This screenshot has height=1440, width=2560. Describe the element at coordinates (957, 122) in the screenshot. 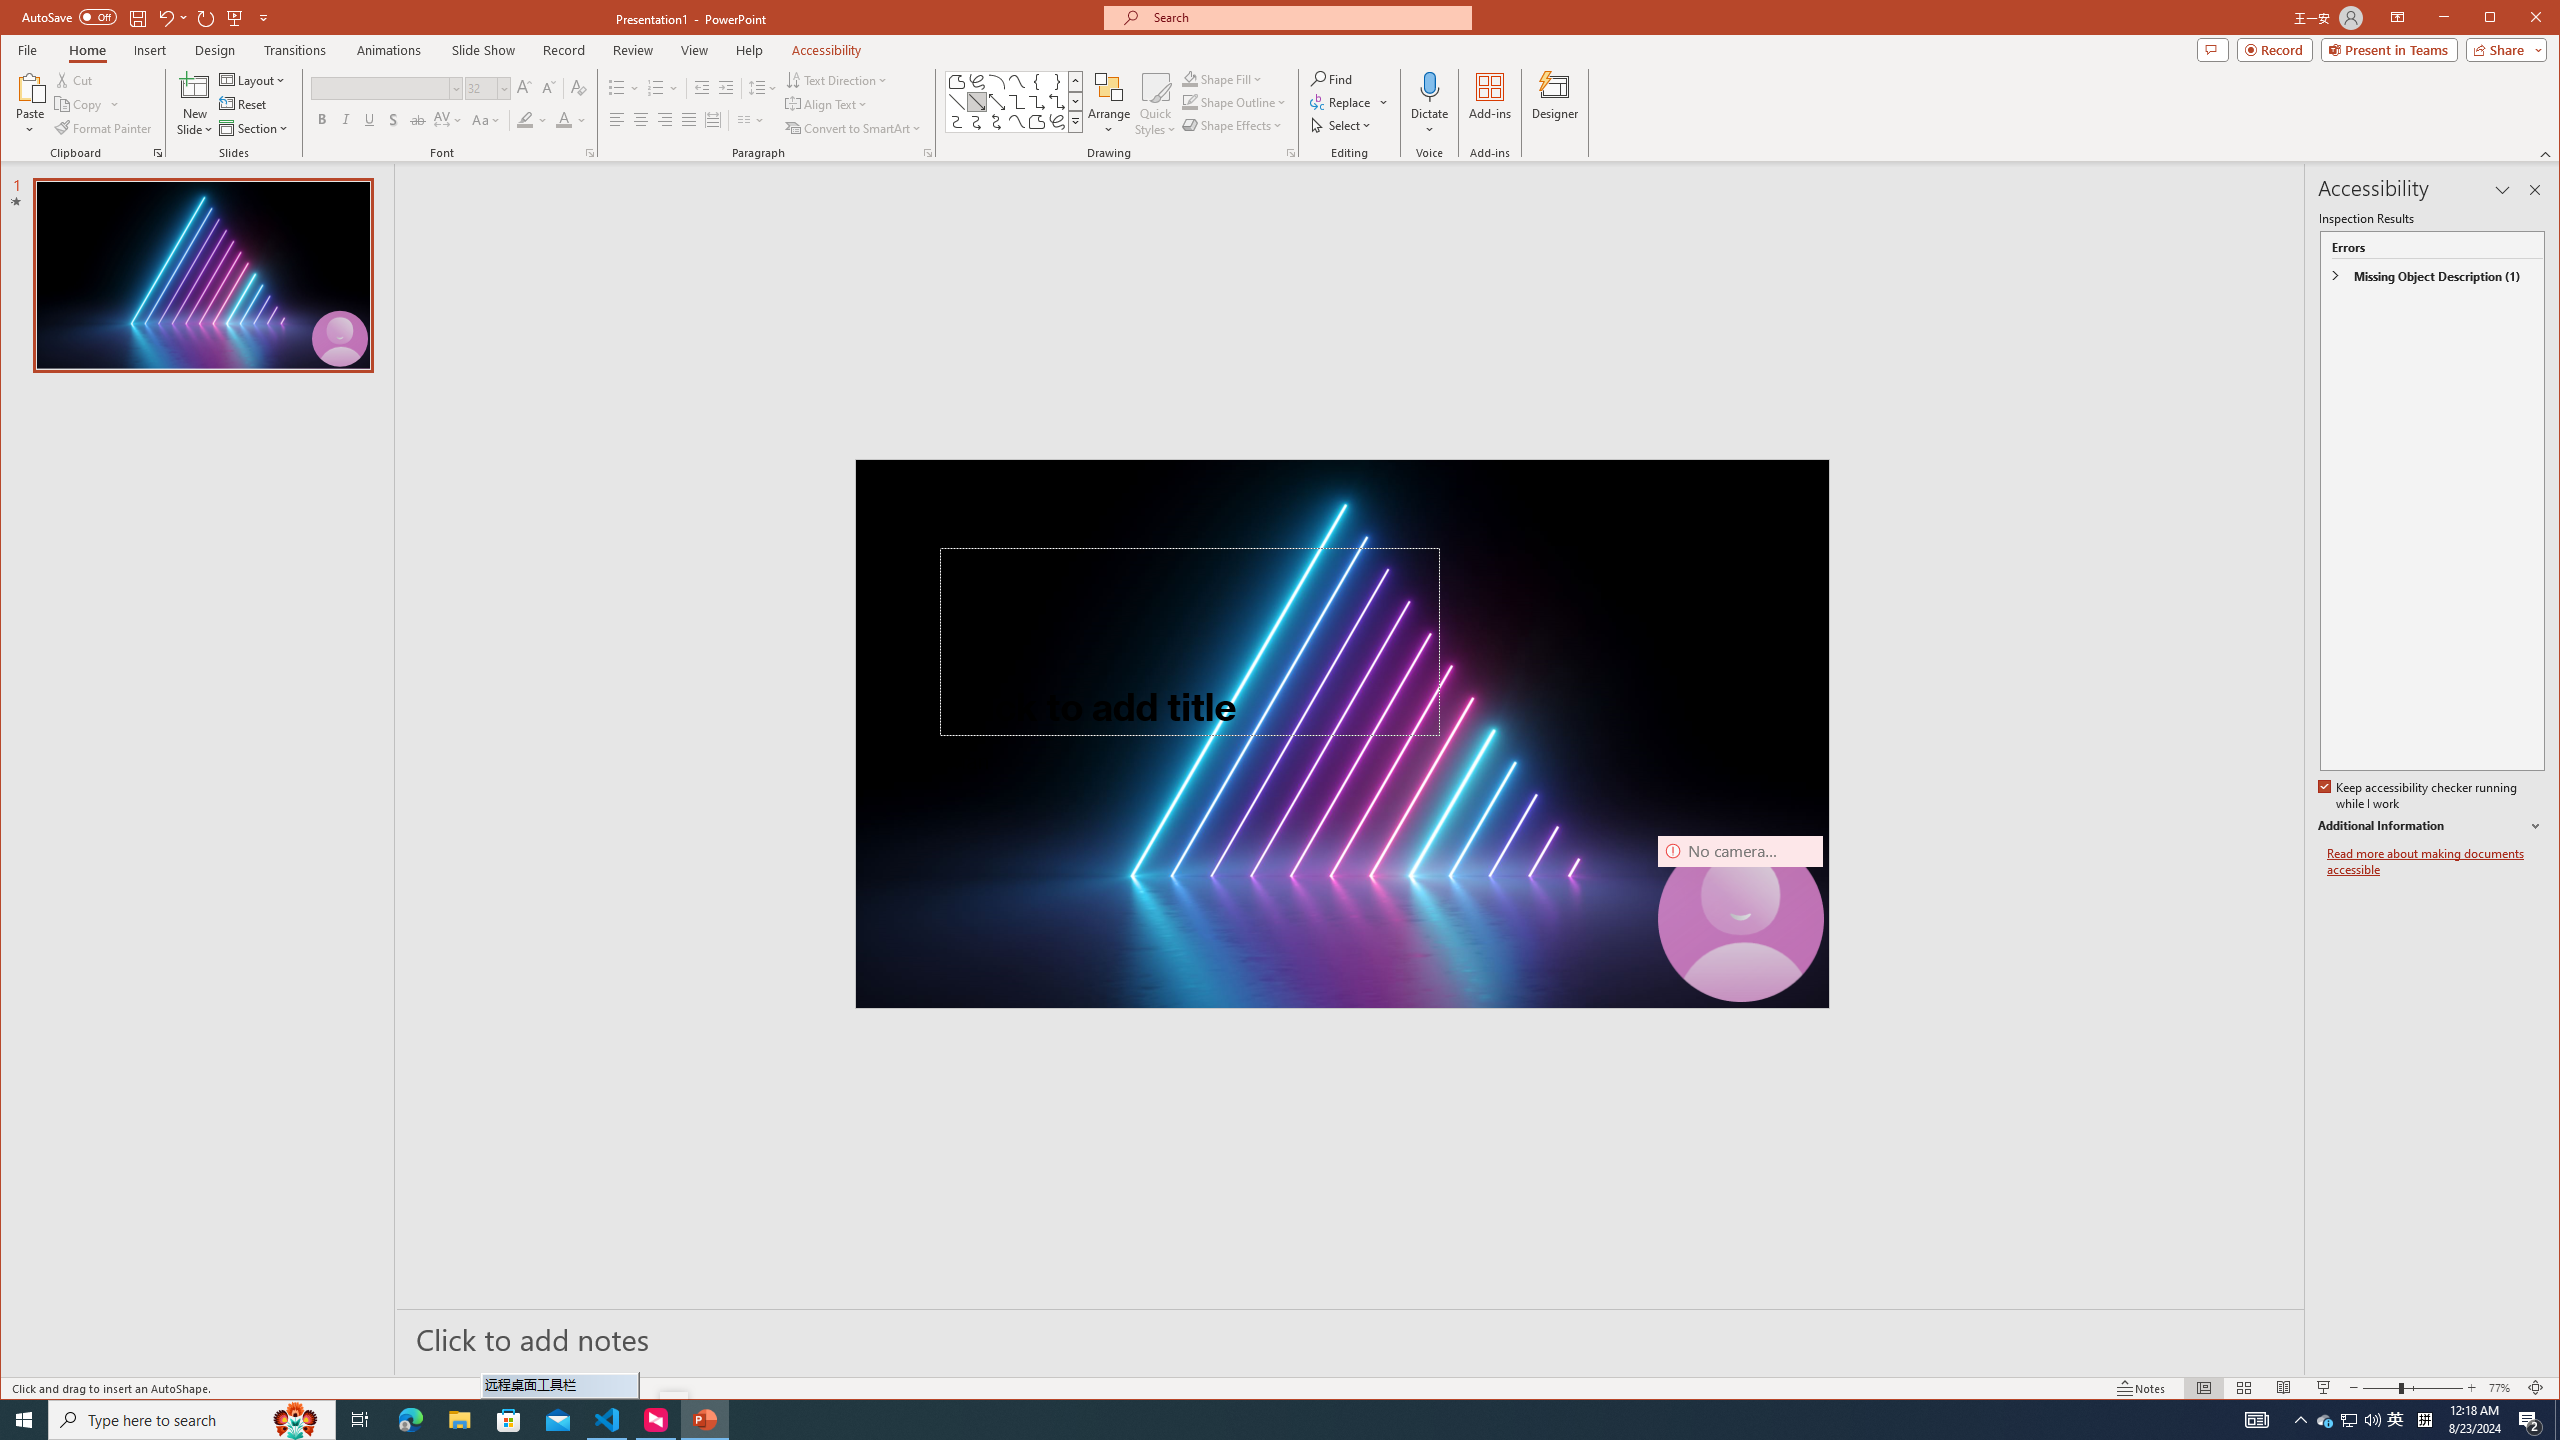

I see `'Connector: Curved'` at that location.